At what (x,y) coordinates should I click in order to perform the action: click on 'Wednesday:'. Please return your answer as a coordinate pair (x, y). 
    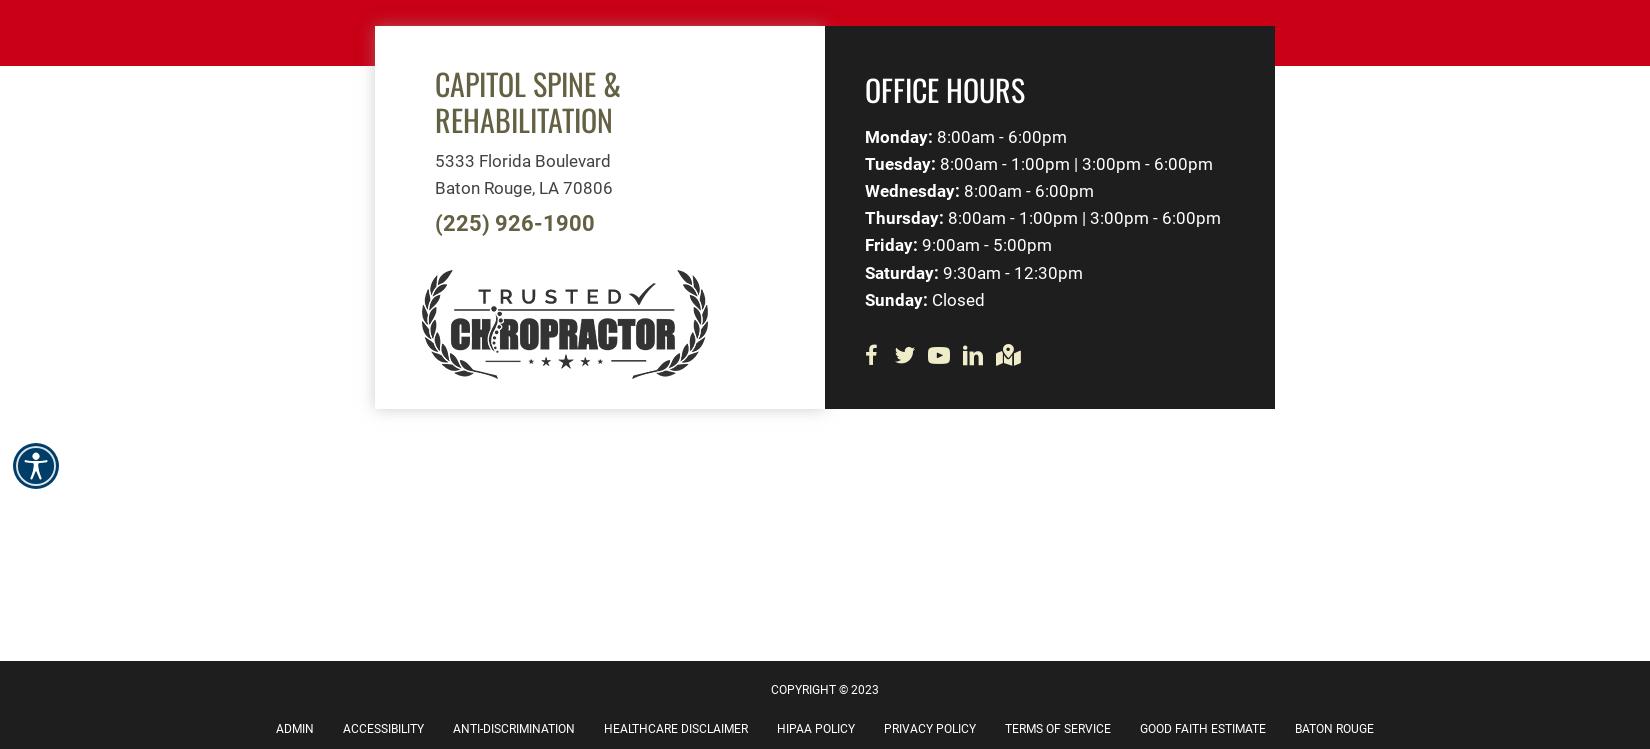
    Looking at the image, I should click on (912, 189).